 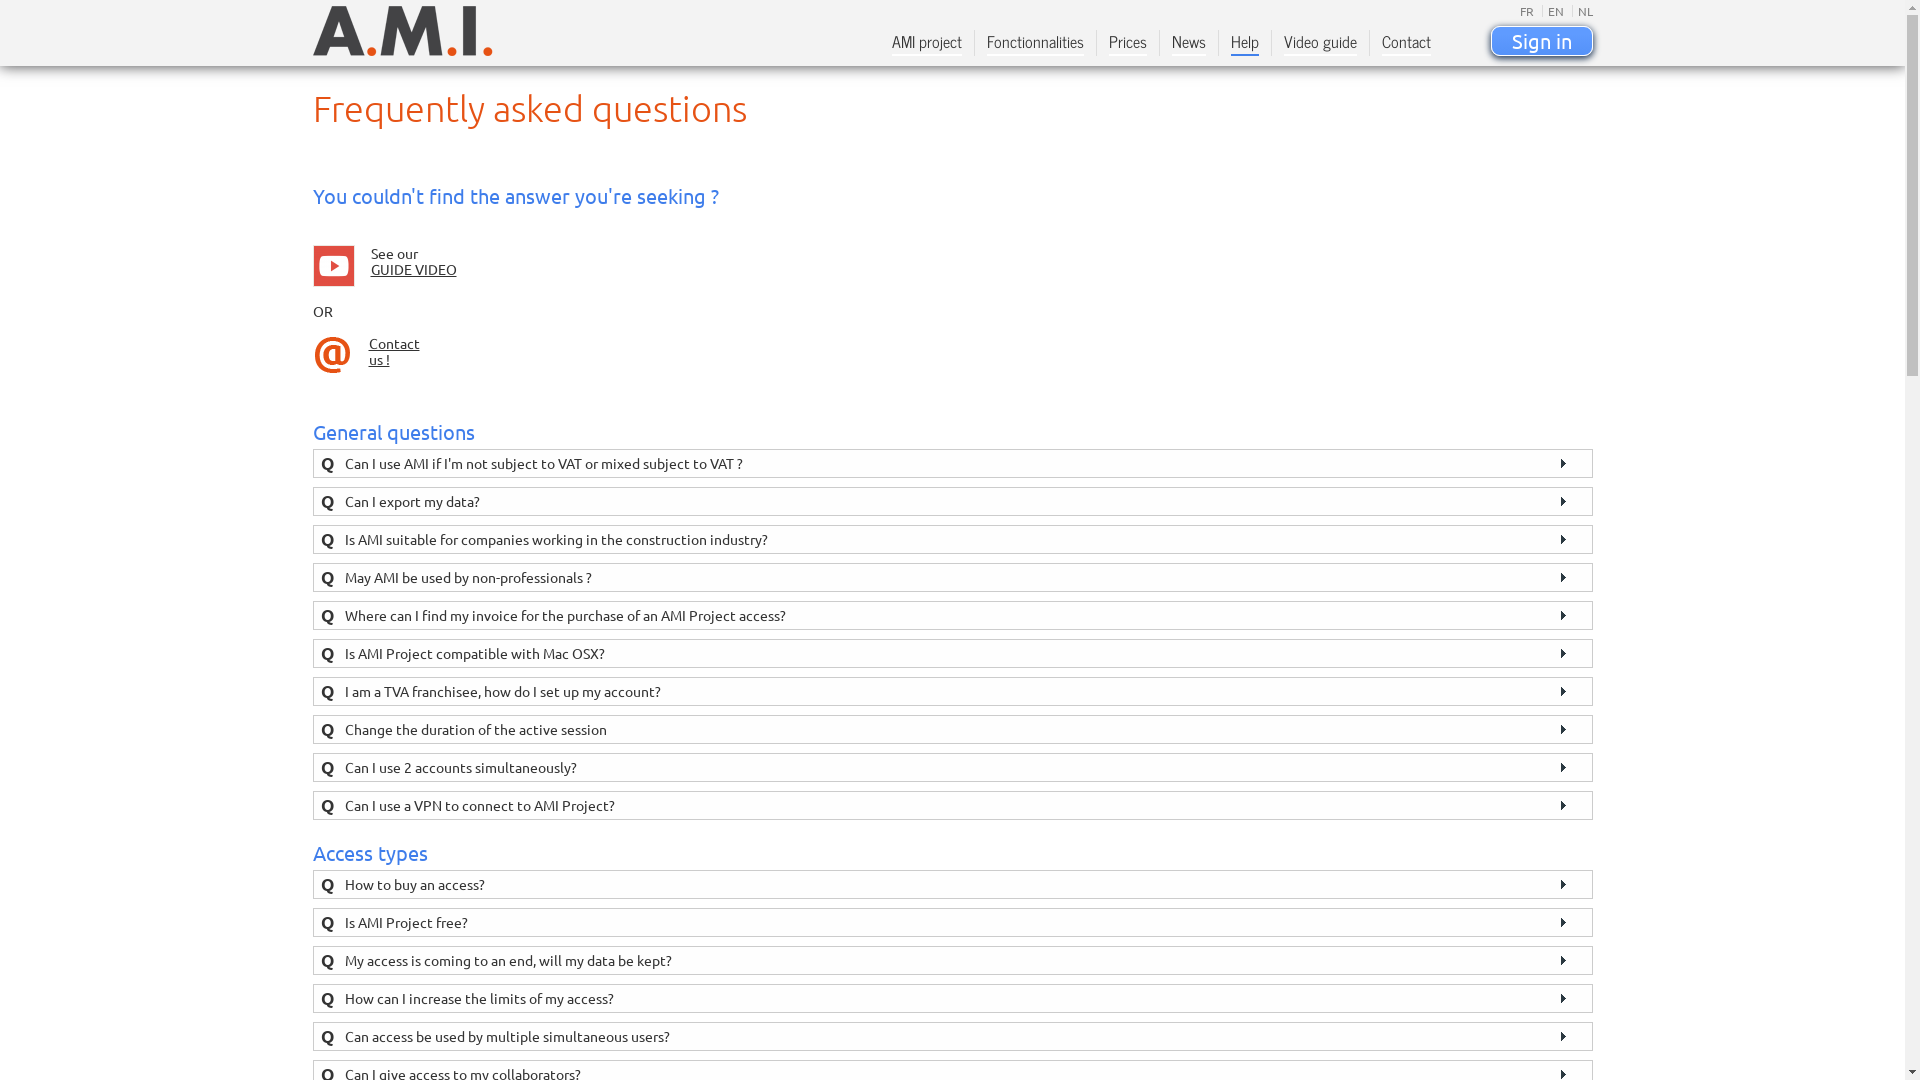 I want to click on 'AMI project', so click(x=891, y=44).